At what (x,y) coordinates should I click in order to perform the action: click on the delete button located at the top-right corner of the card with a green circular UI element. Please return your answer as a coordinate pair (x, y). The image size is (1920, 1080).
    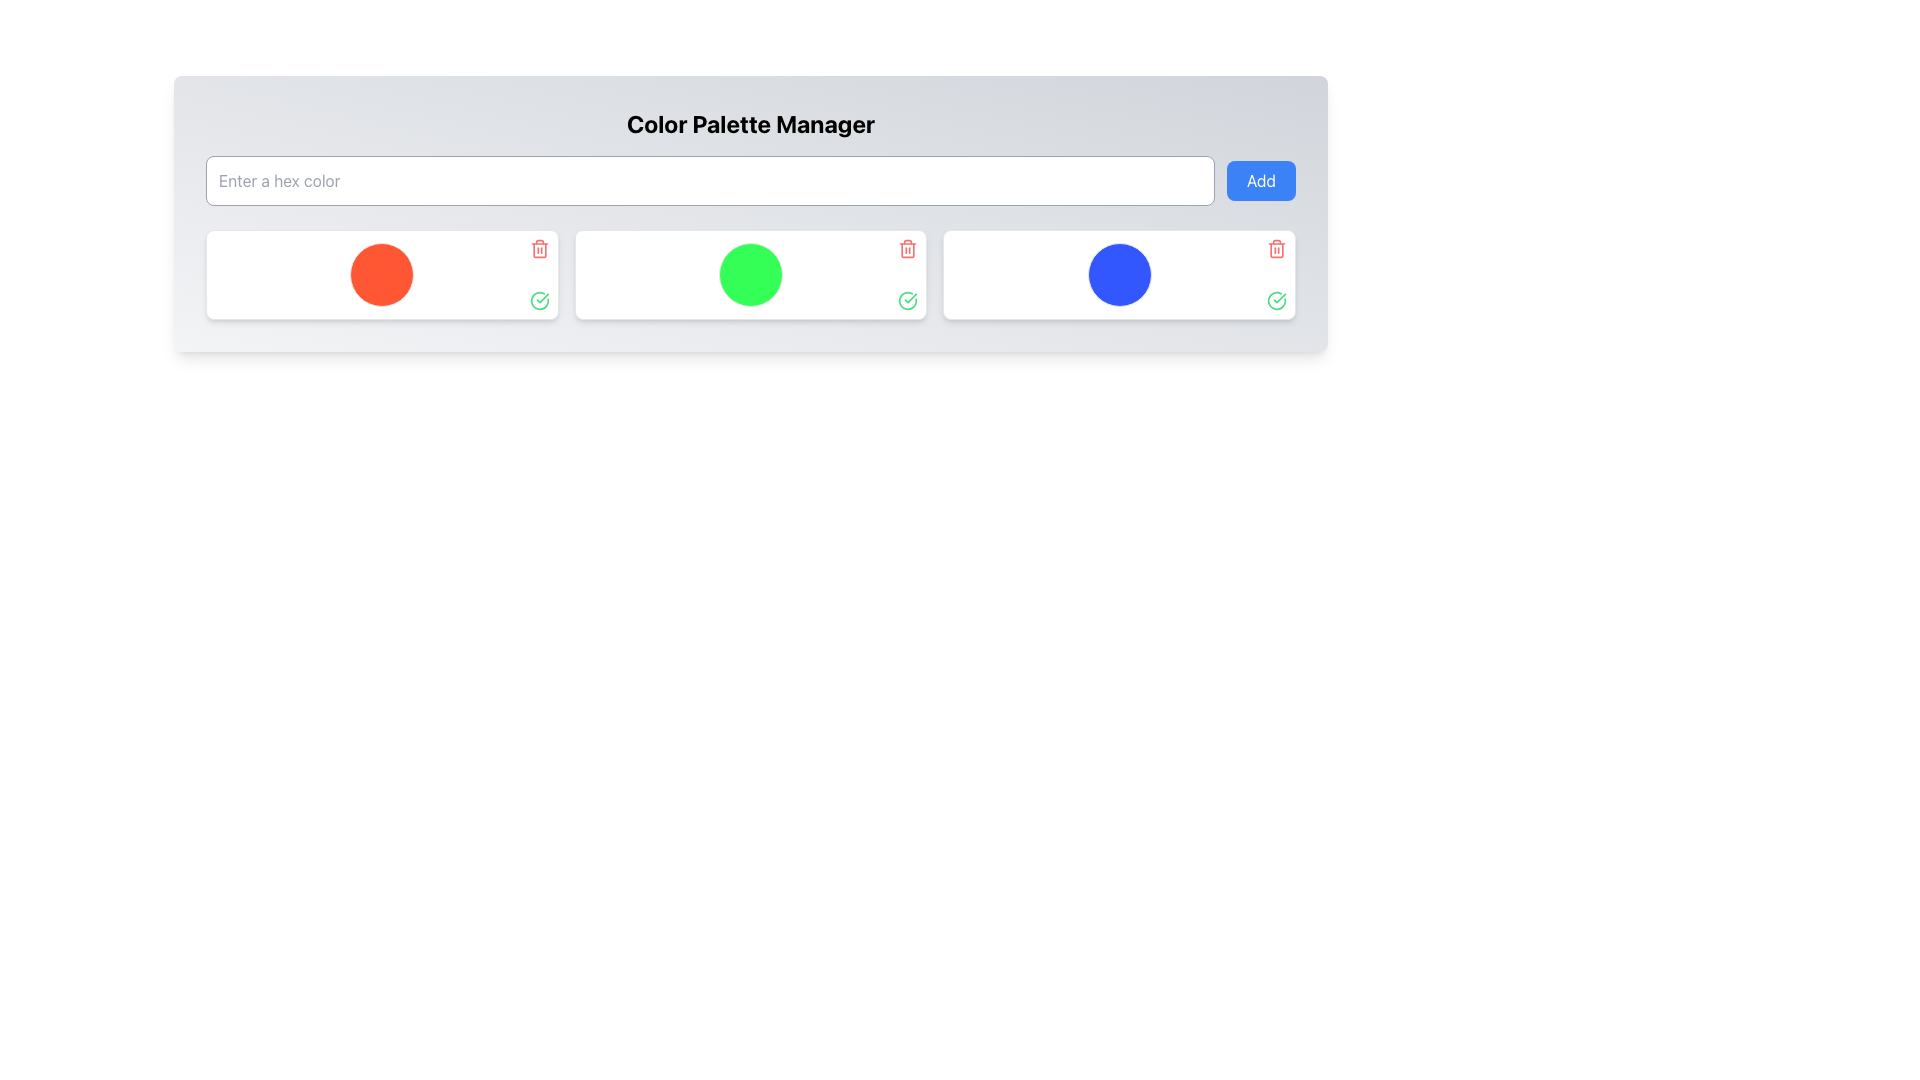
    Looking at the image, I should click on (907, 248).